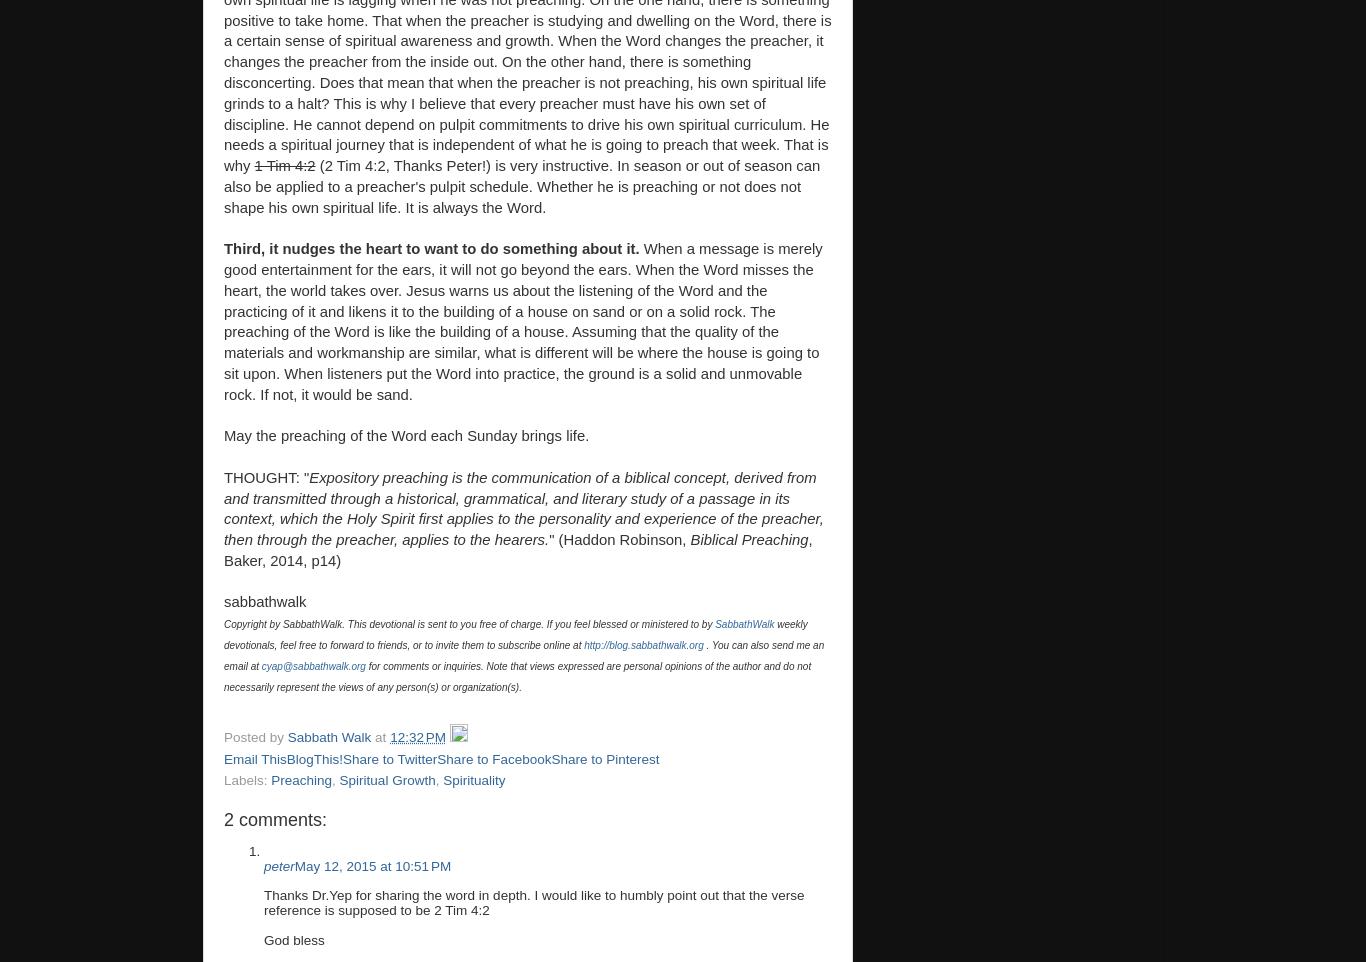  What do you see at coordinates (328, 736) in the screenshot?
I see `'Sabbath Walk'` at bounding box center [328, 736].